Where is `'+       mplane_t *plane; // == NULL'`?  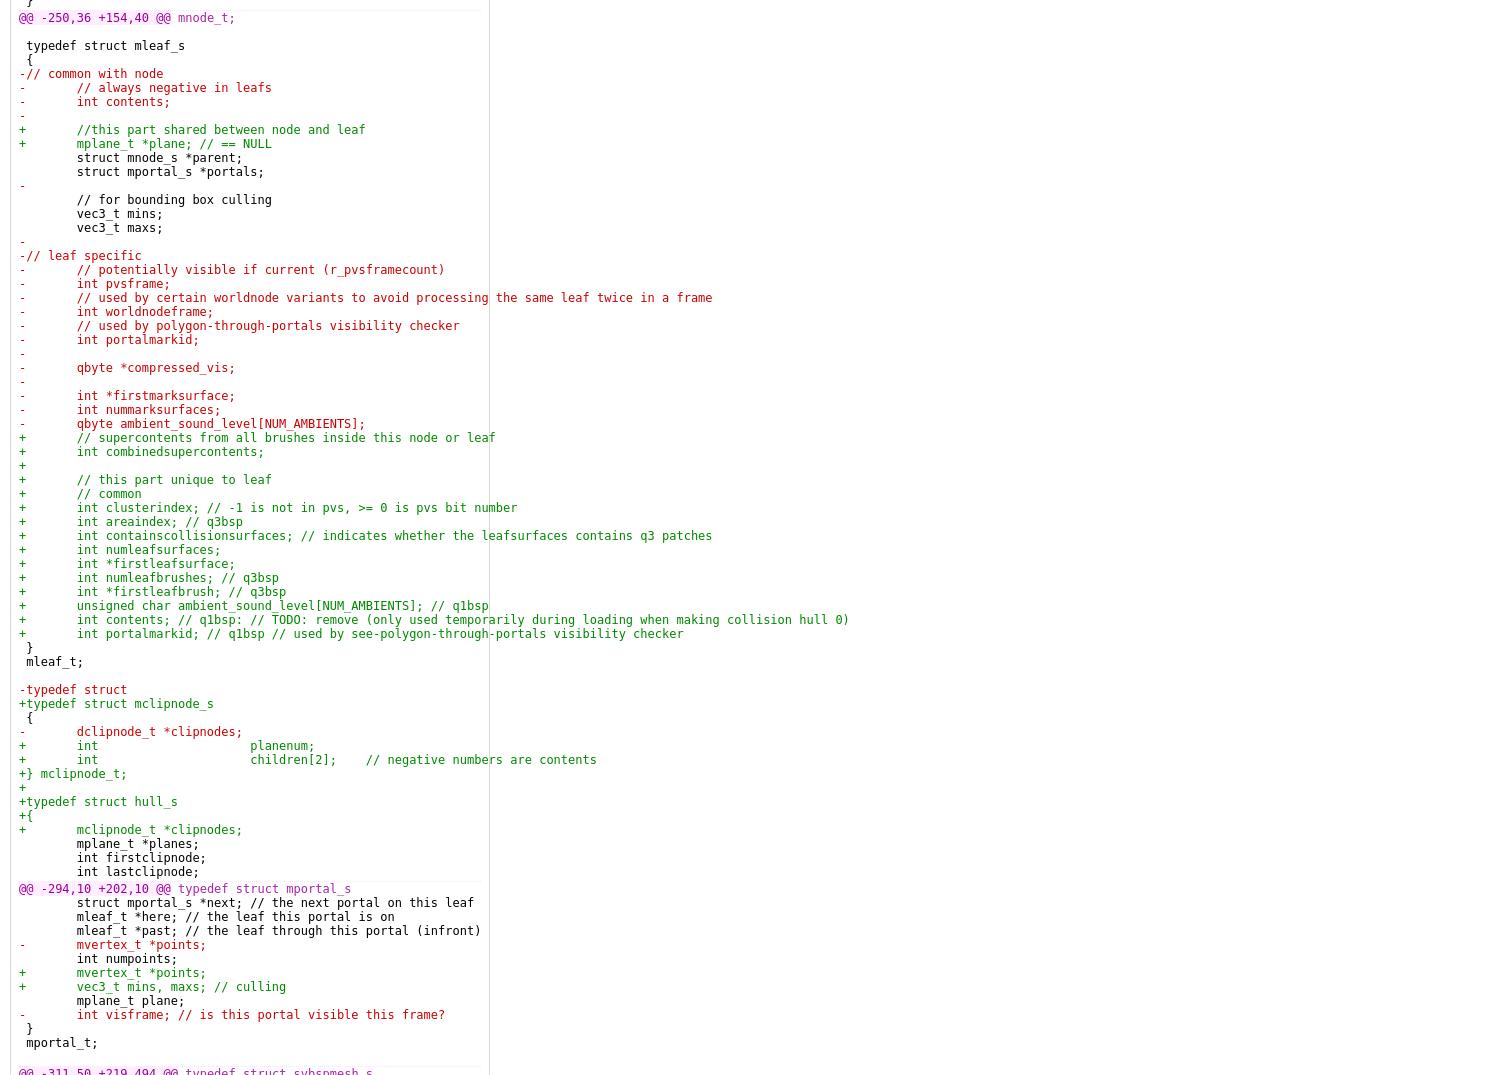
'+       mplane_t *plane; // == NULL' is located at coordinates (145, 143).